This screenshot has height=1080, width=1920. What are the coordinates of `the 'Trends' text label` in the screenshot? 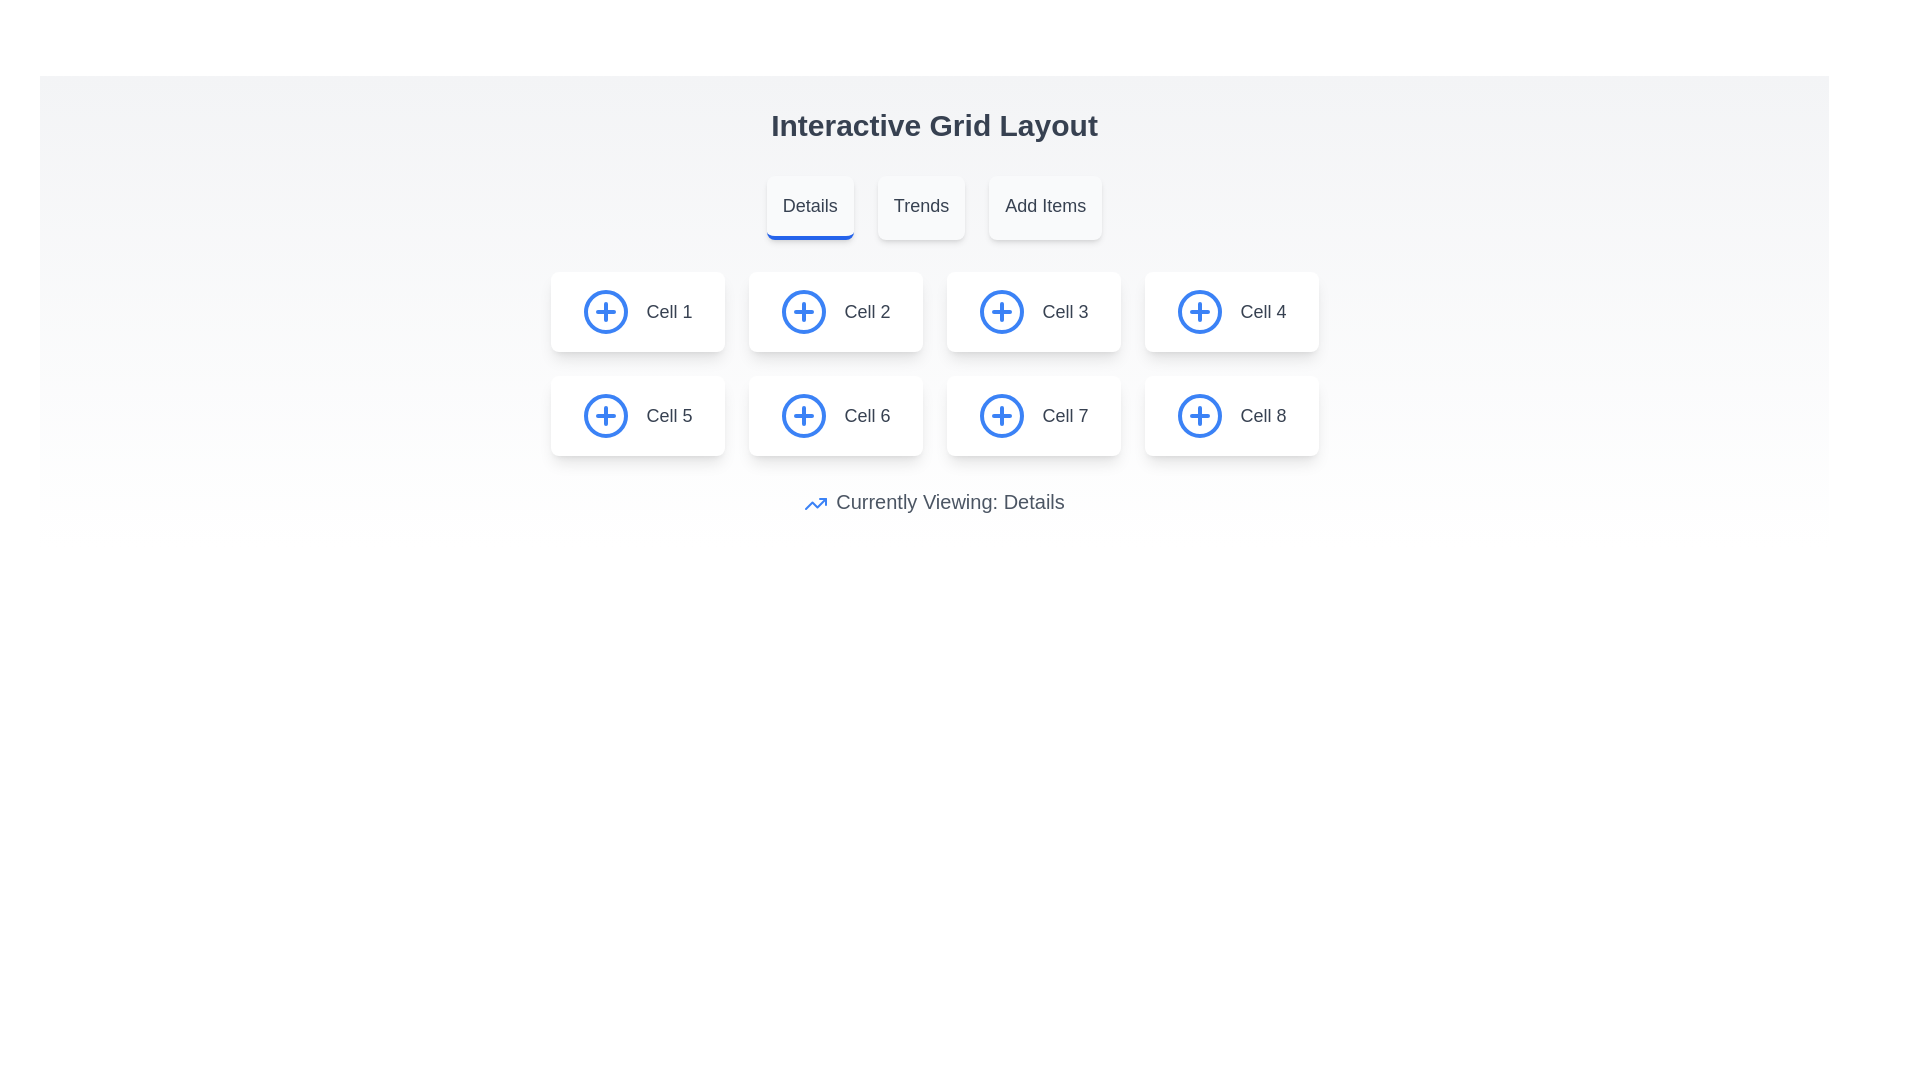 It's located at (920, 205).